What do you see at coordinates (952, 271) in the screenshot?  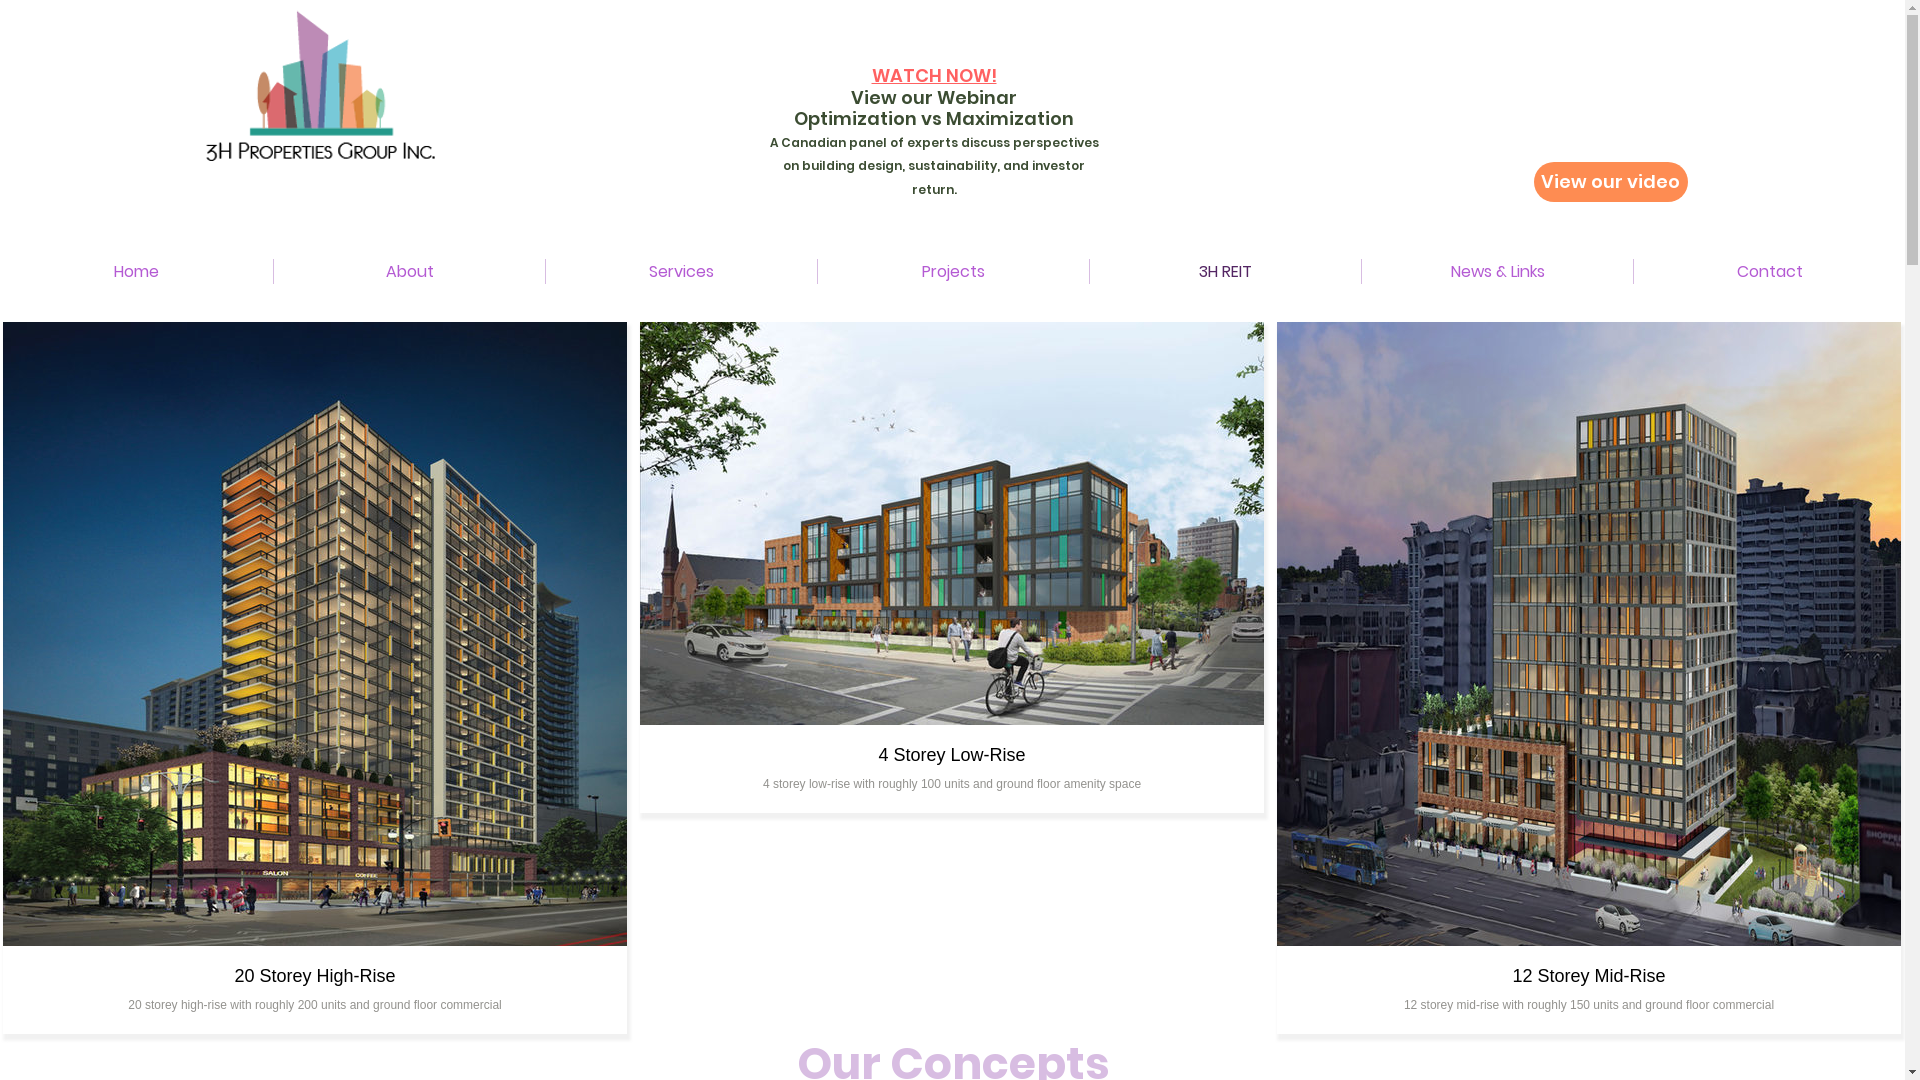 I see `'Projects'` at bounding box center [952, 271].